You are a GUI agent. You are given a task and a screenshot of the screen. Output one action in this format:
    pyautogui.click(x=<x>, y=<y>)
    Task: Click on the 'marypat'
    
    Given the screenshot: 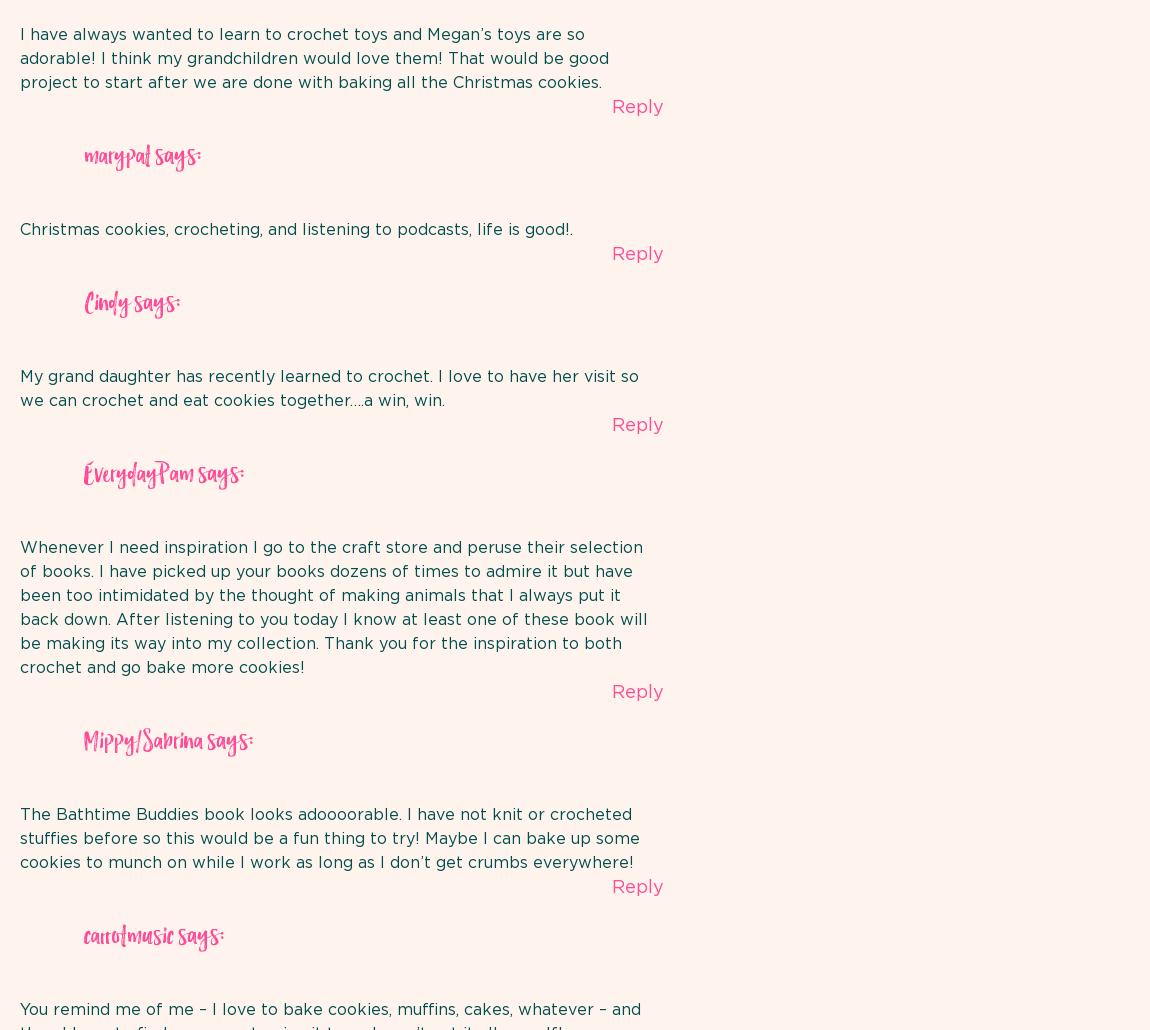 What is the action you would take?
    pyautogui.click(x=116, y=155)
    